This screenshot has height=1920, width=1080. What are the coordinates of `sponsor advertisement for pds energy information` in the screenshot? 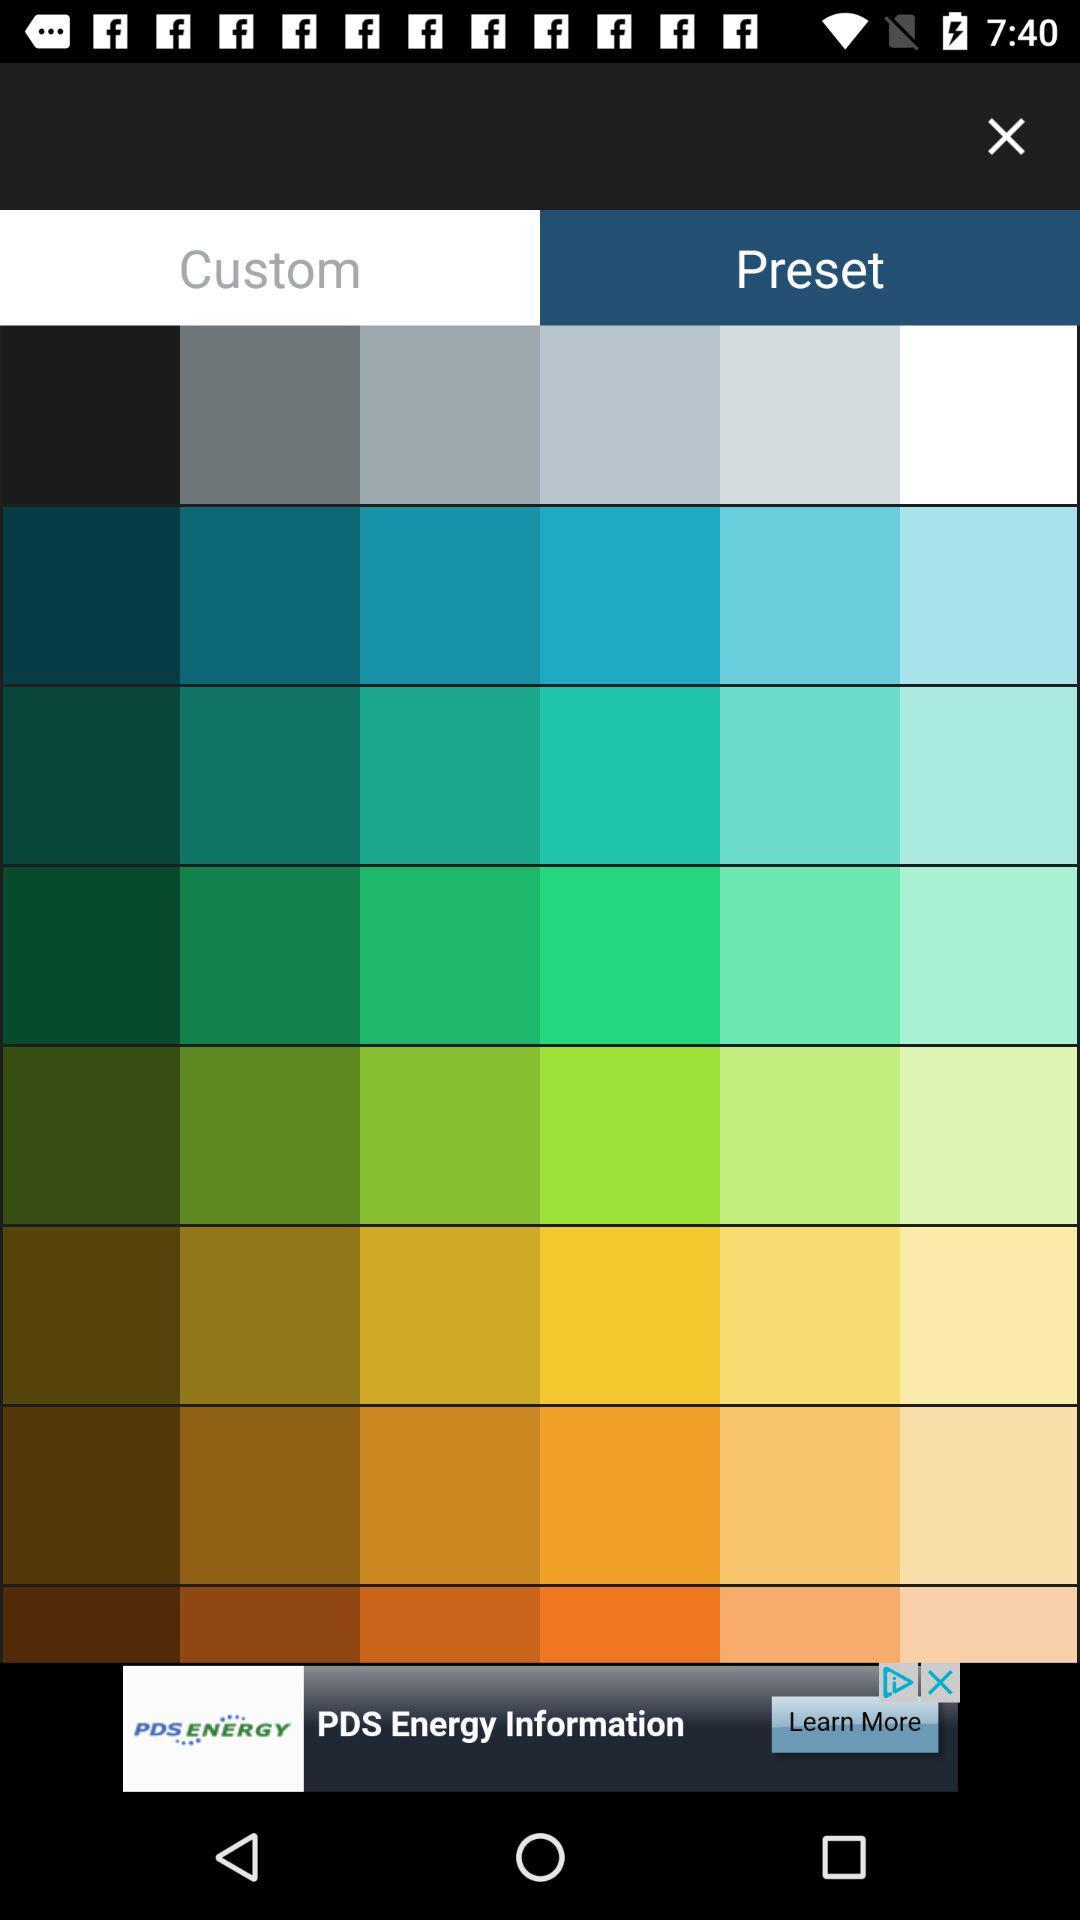 It's located at (540, 1727).